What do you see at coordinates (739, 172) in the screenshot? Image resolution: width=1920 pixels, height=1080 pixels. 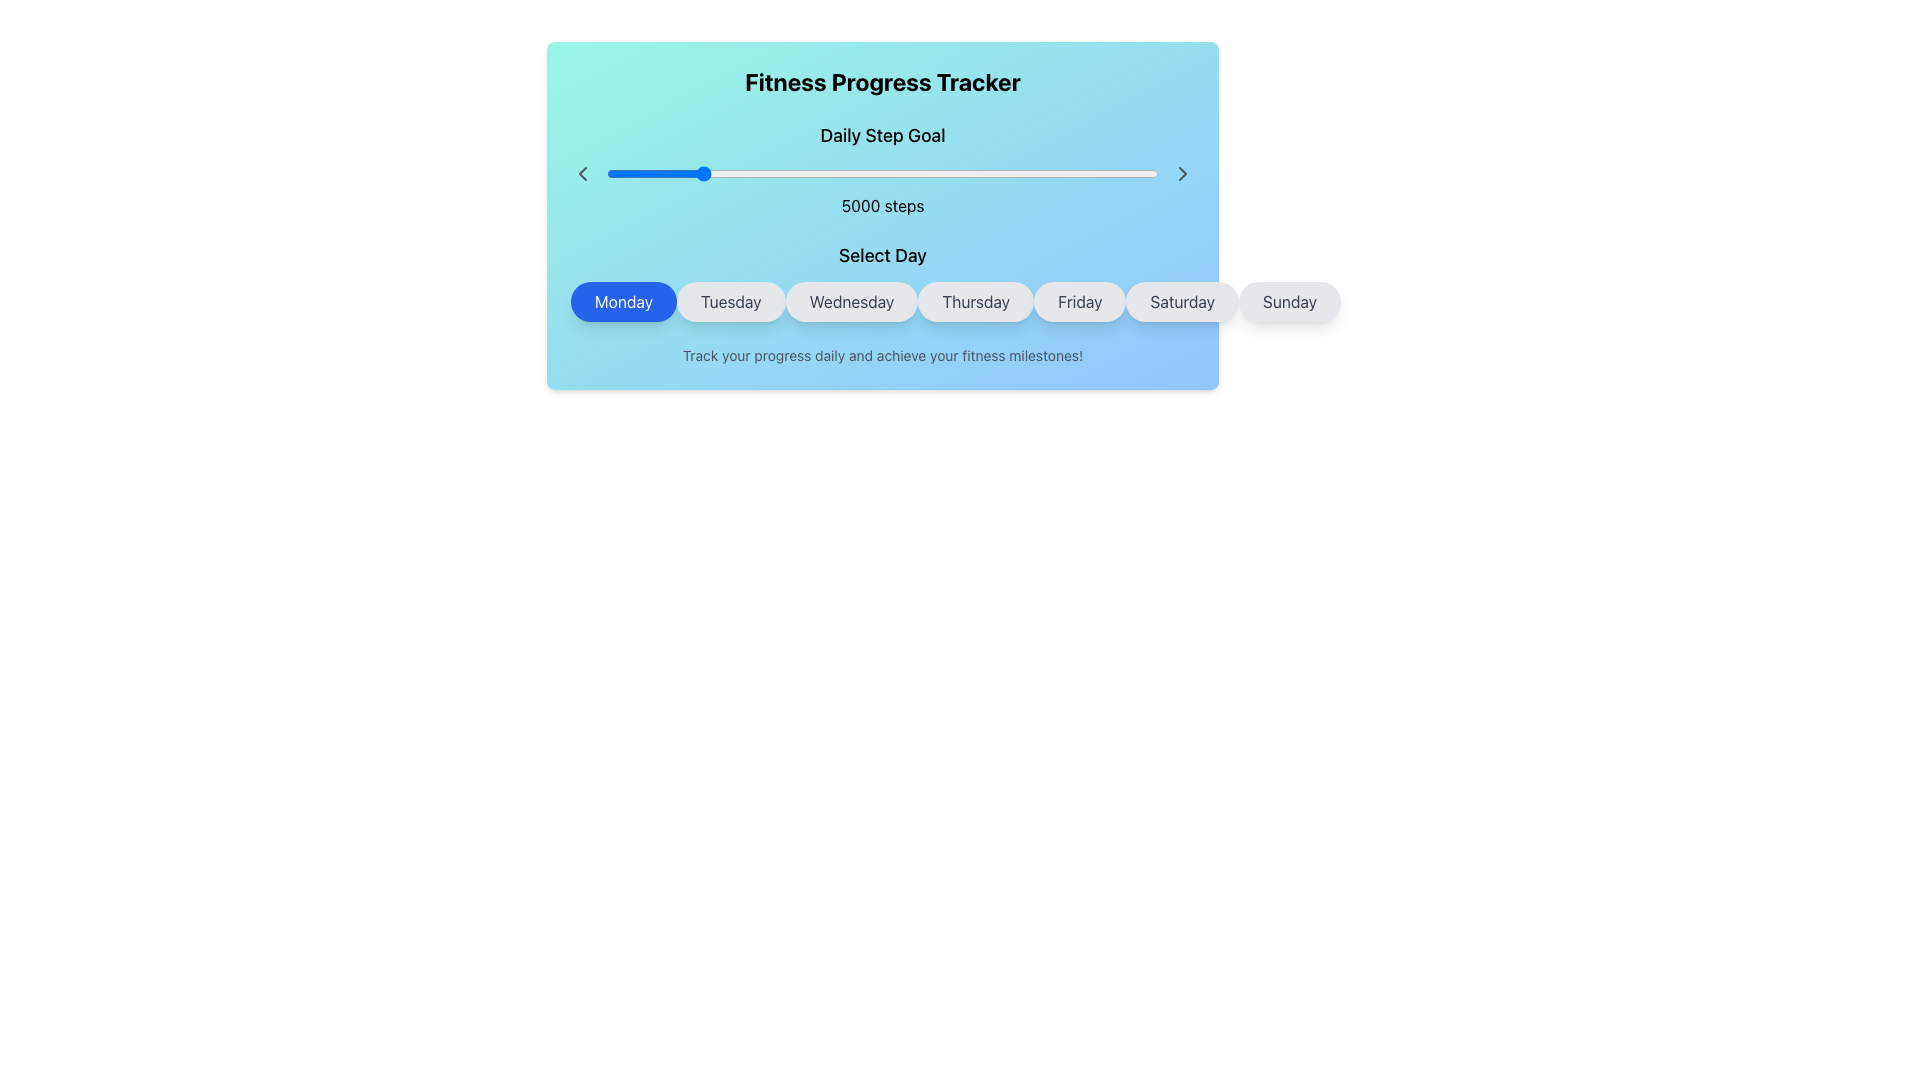 I see `the daily step goal slider` at bounding box center [739, 172].